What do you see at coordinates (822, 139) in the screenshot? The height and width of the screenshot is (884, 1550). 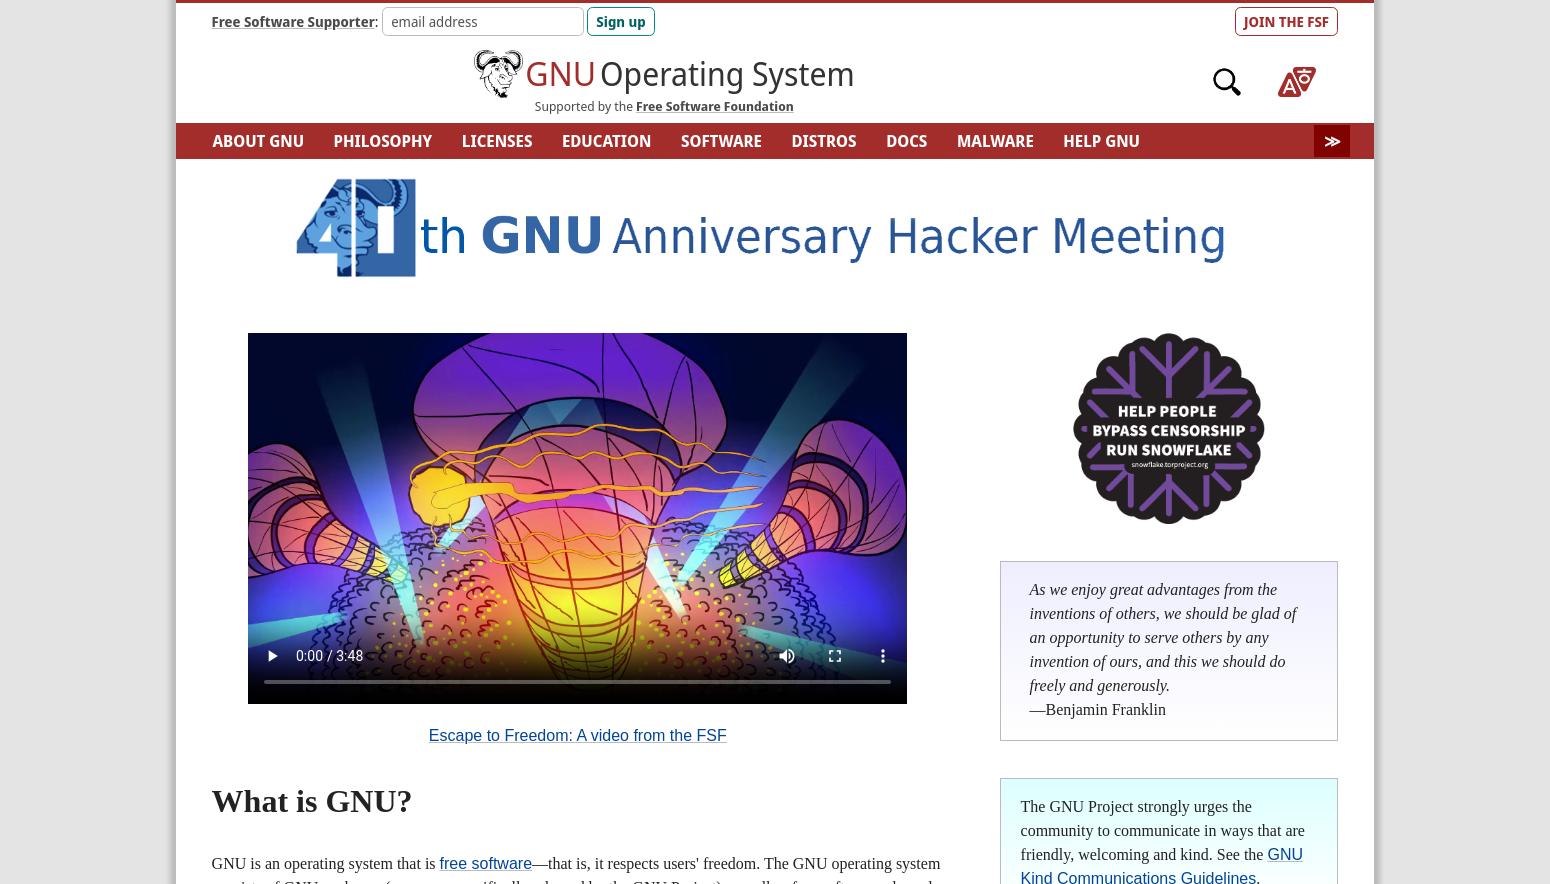 I see `'DISTROS'` at bounding box center [822, 139].